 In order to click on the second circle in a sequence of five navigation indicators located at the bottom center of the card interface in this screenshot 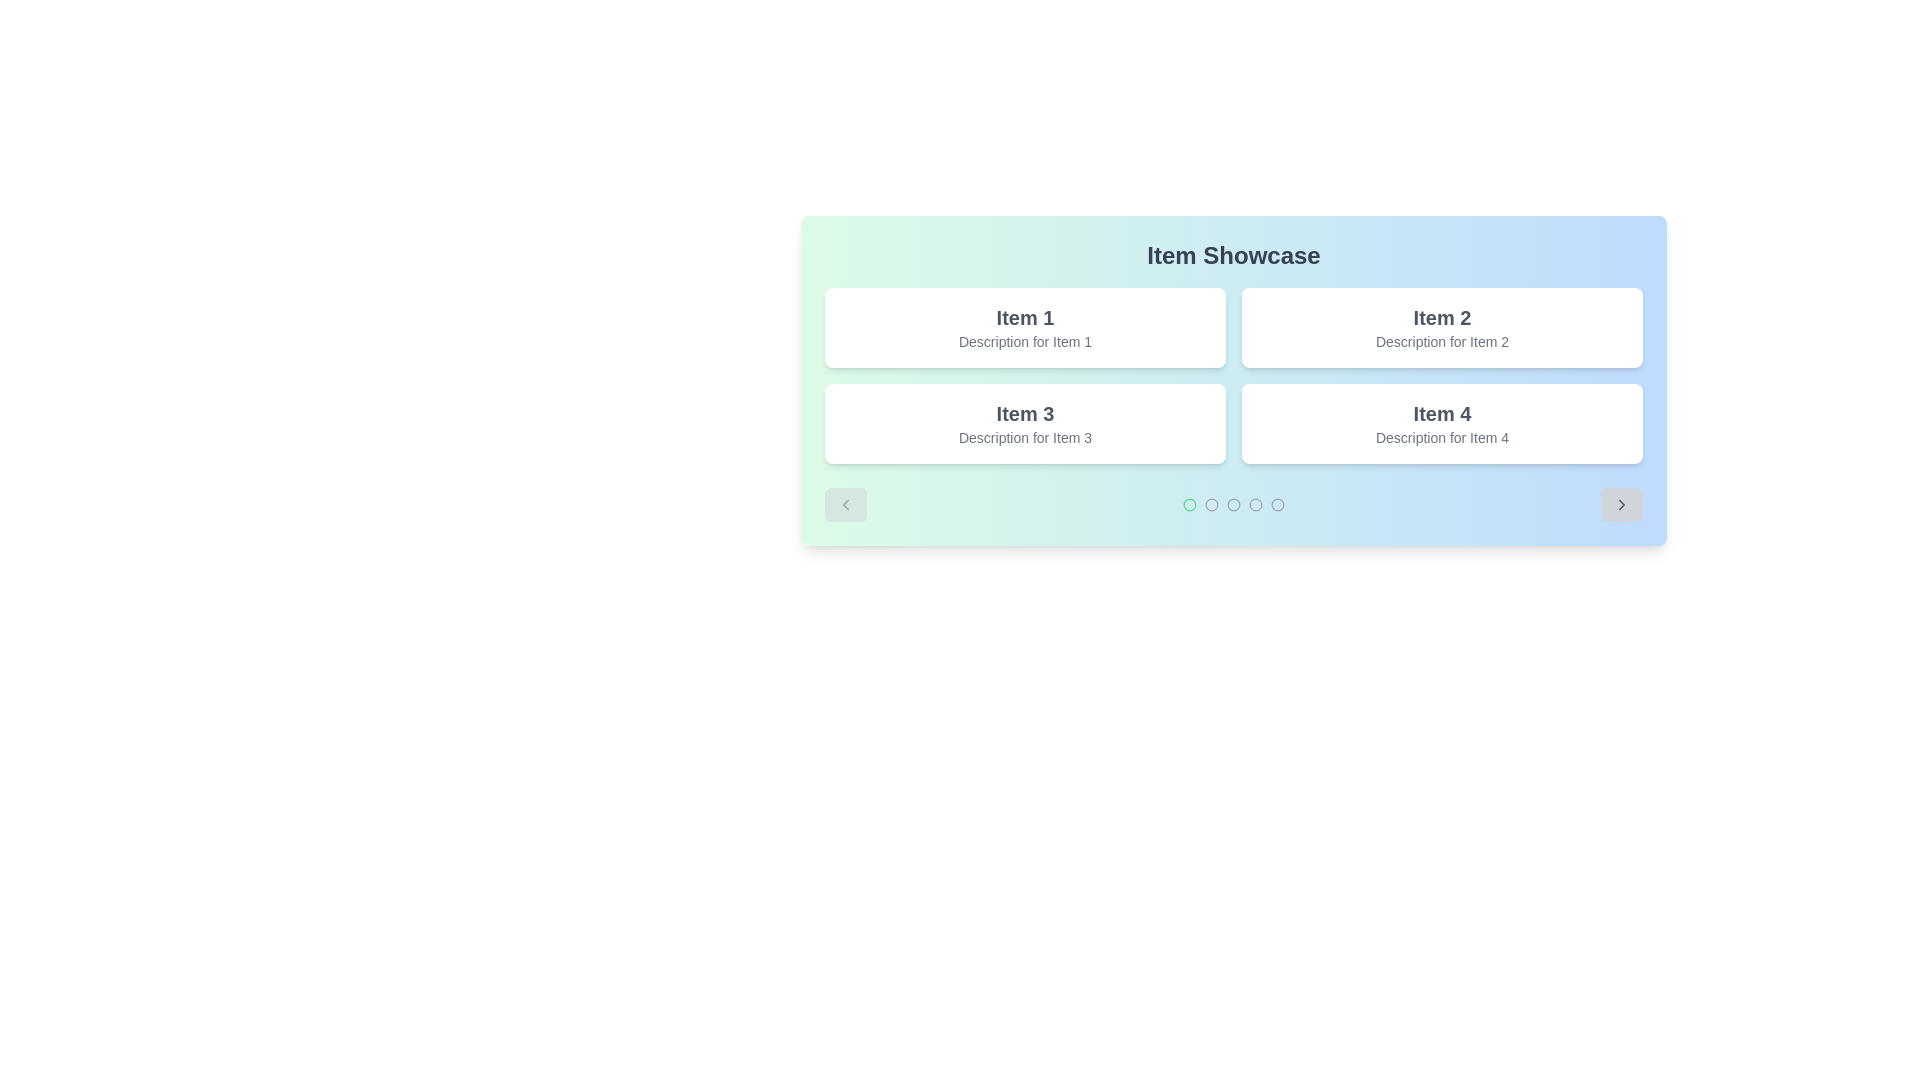, I will do `click(1210, 504)`.